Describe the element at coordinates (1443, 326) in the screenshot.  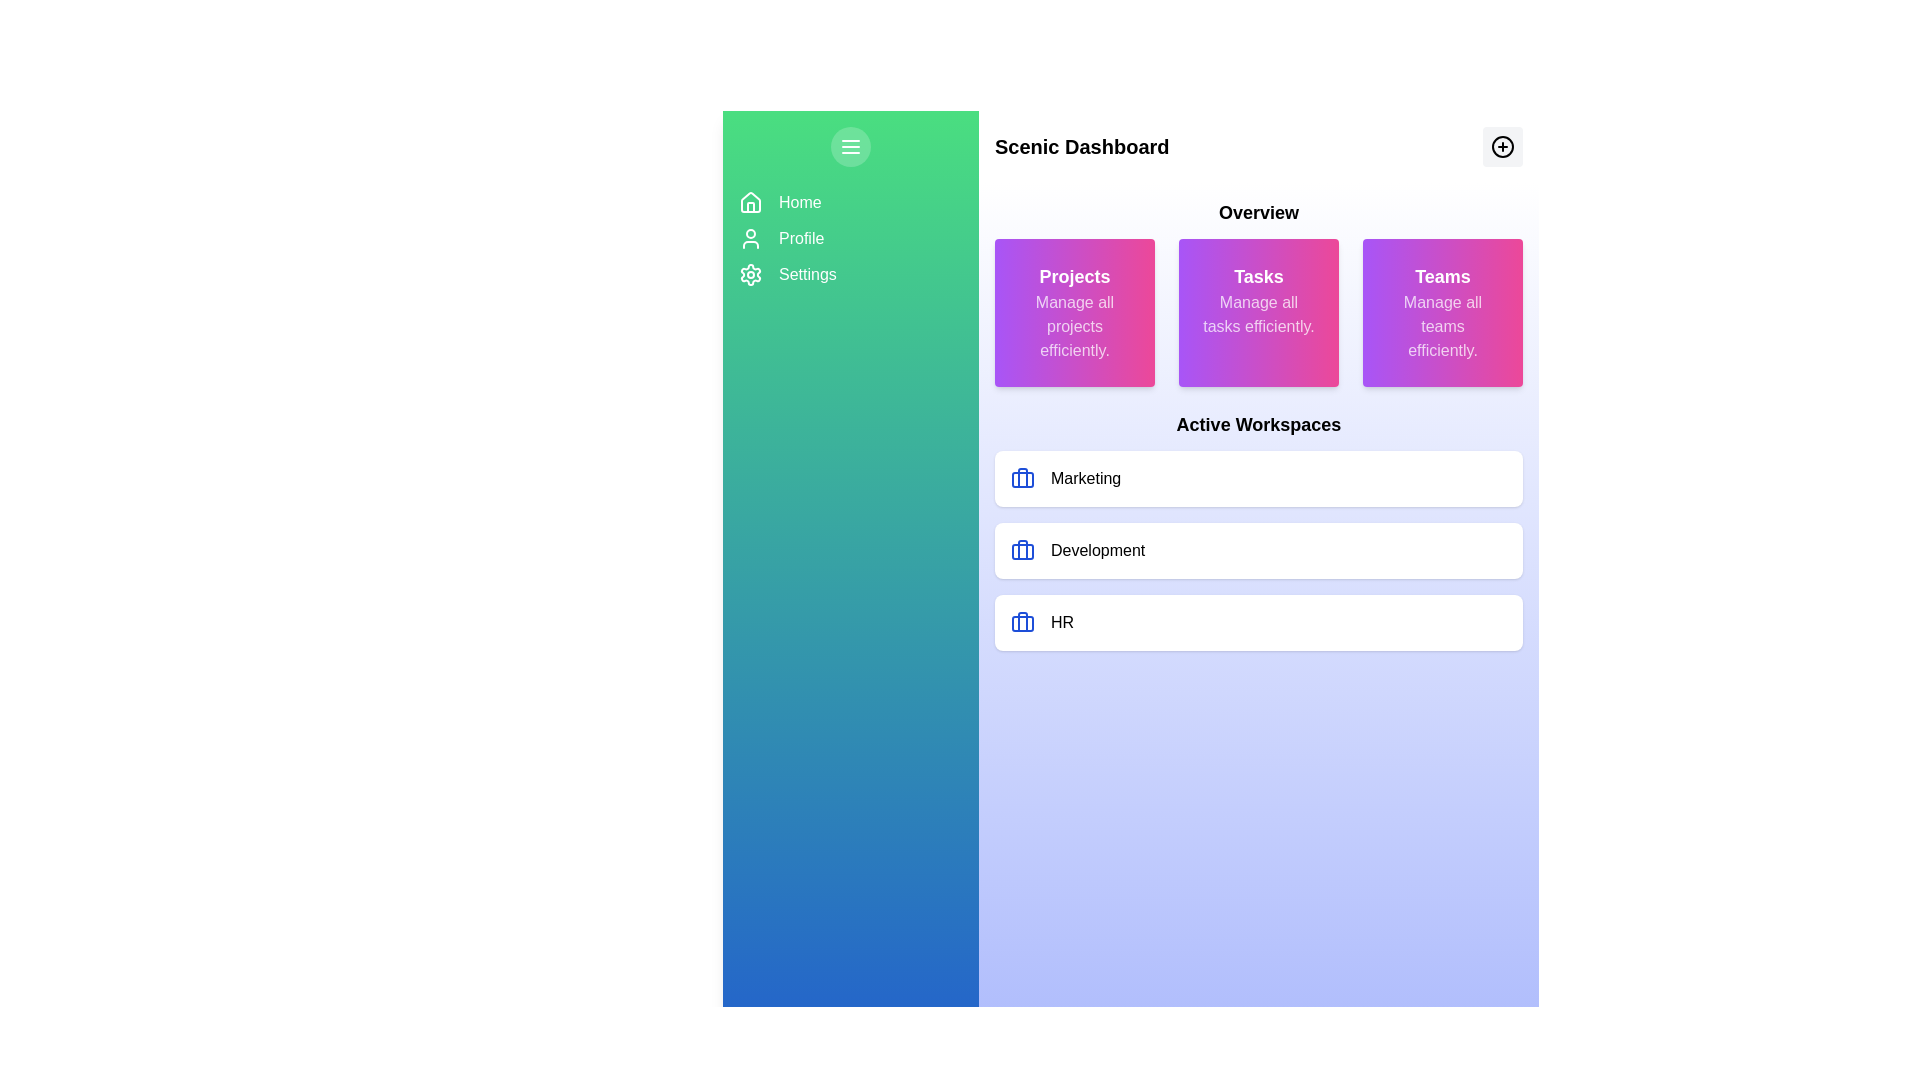
I see `the descriptive text block that provides information about the functionality of the 'Teams' card, located near the bottom of the card in the 'Overview' section` at that location.